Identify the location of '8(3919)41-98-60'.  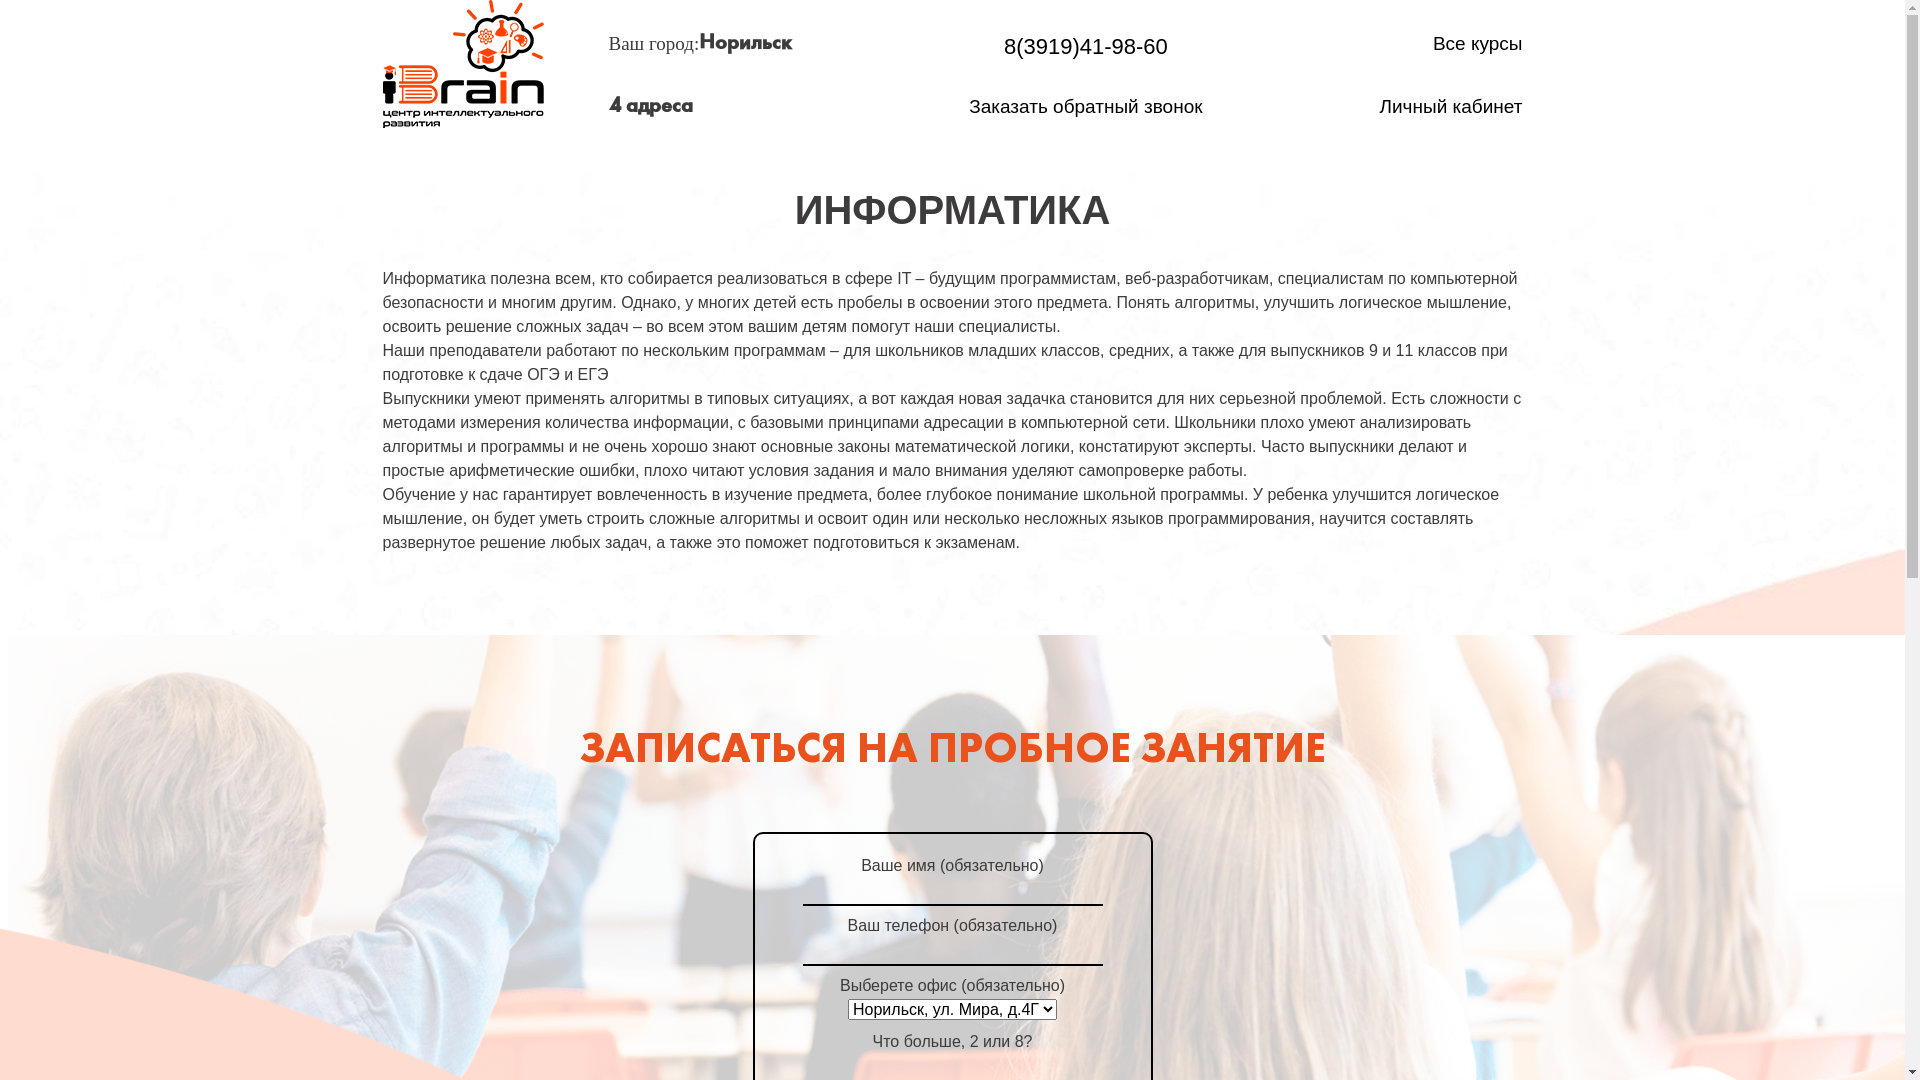
(1084, 45).